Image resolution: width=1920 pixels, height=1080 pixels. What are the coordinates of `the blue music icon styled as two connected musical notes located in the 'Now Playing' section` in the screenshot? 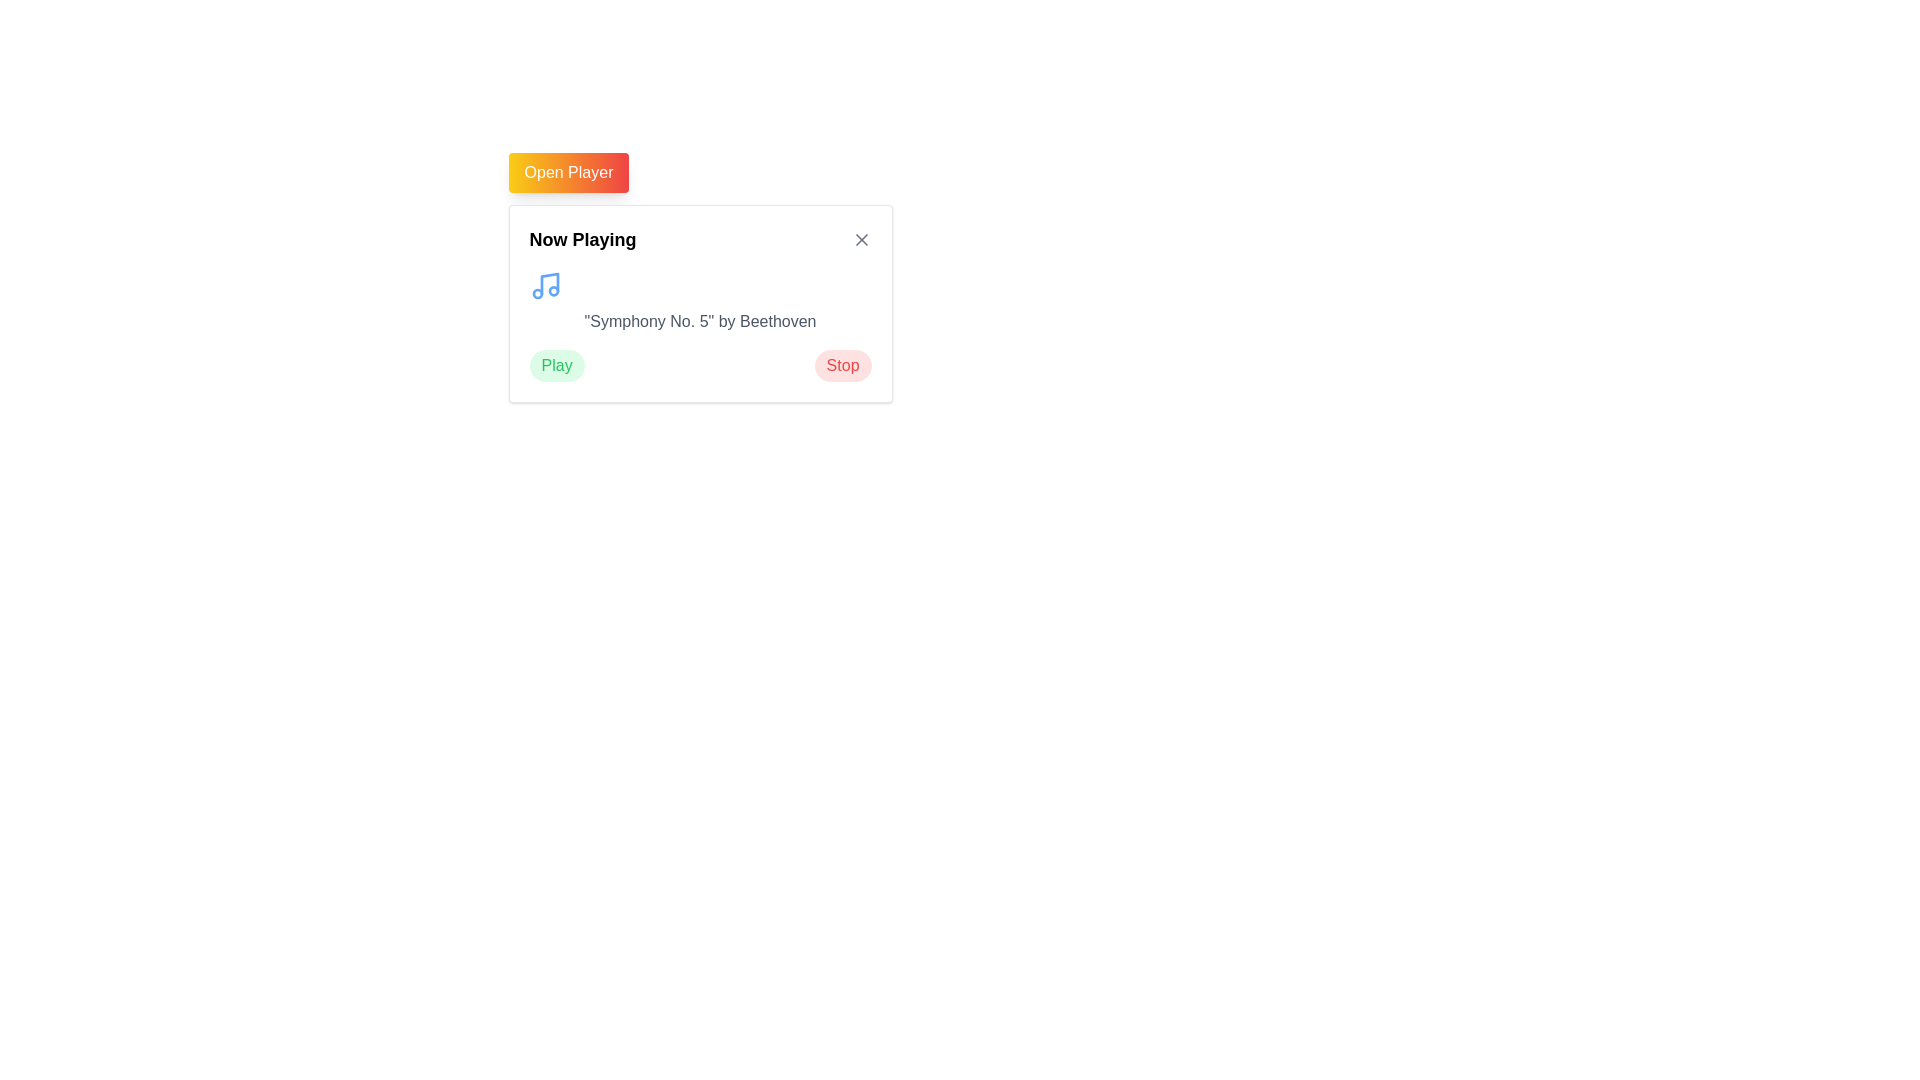 It's located at (545, 285).